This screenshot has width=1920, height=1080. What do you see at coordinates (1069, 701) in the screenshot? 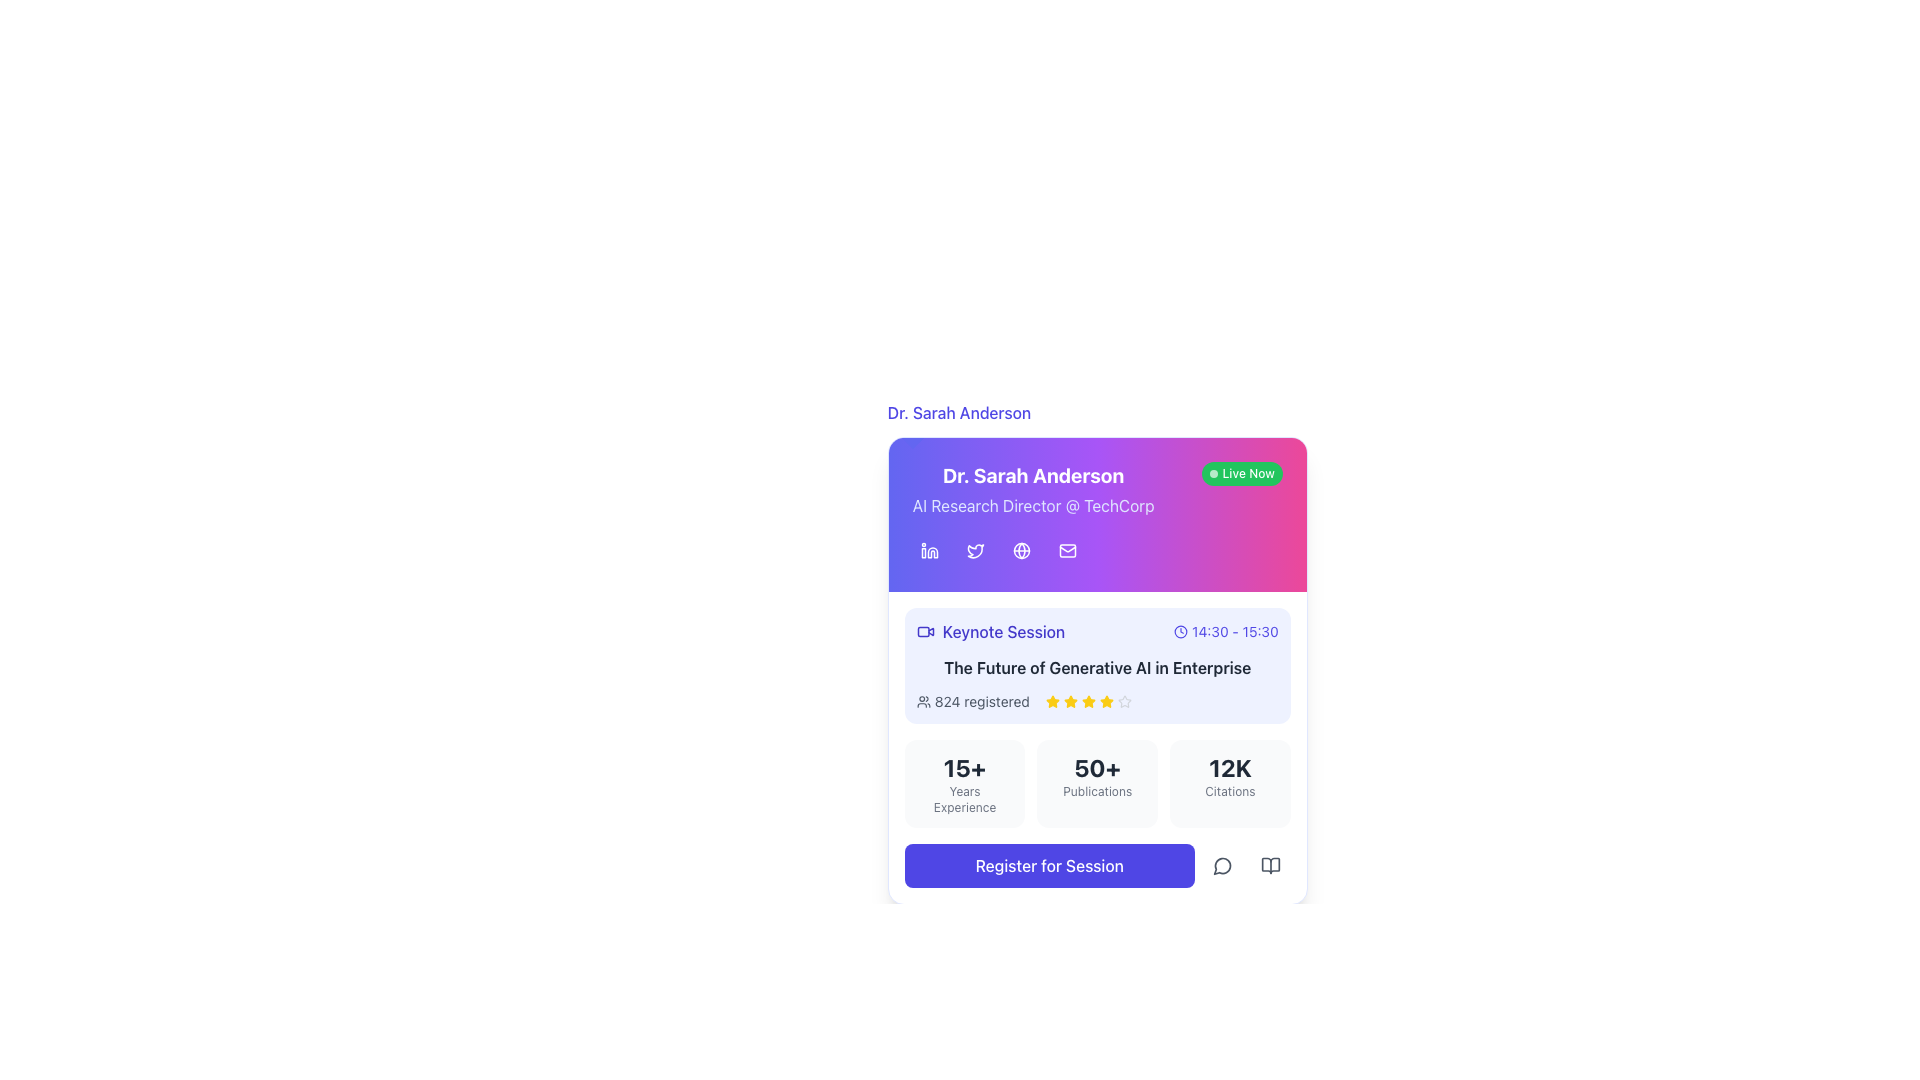
I see `graphic properties of the third yellow star icon in the horizontal rating star row, which is located in the session details section` at bounding box center [1069, 701].